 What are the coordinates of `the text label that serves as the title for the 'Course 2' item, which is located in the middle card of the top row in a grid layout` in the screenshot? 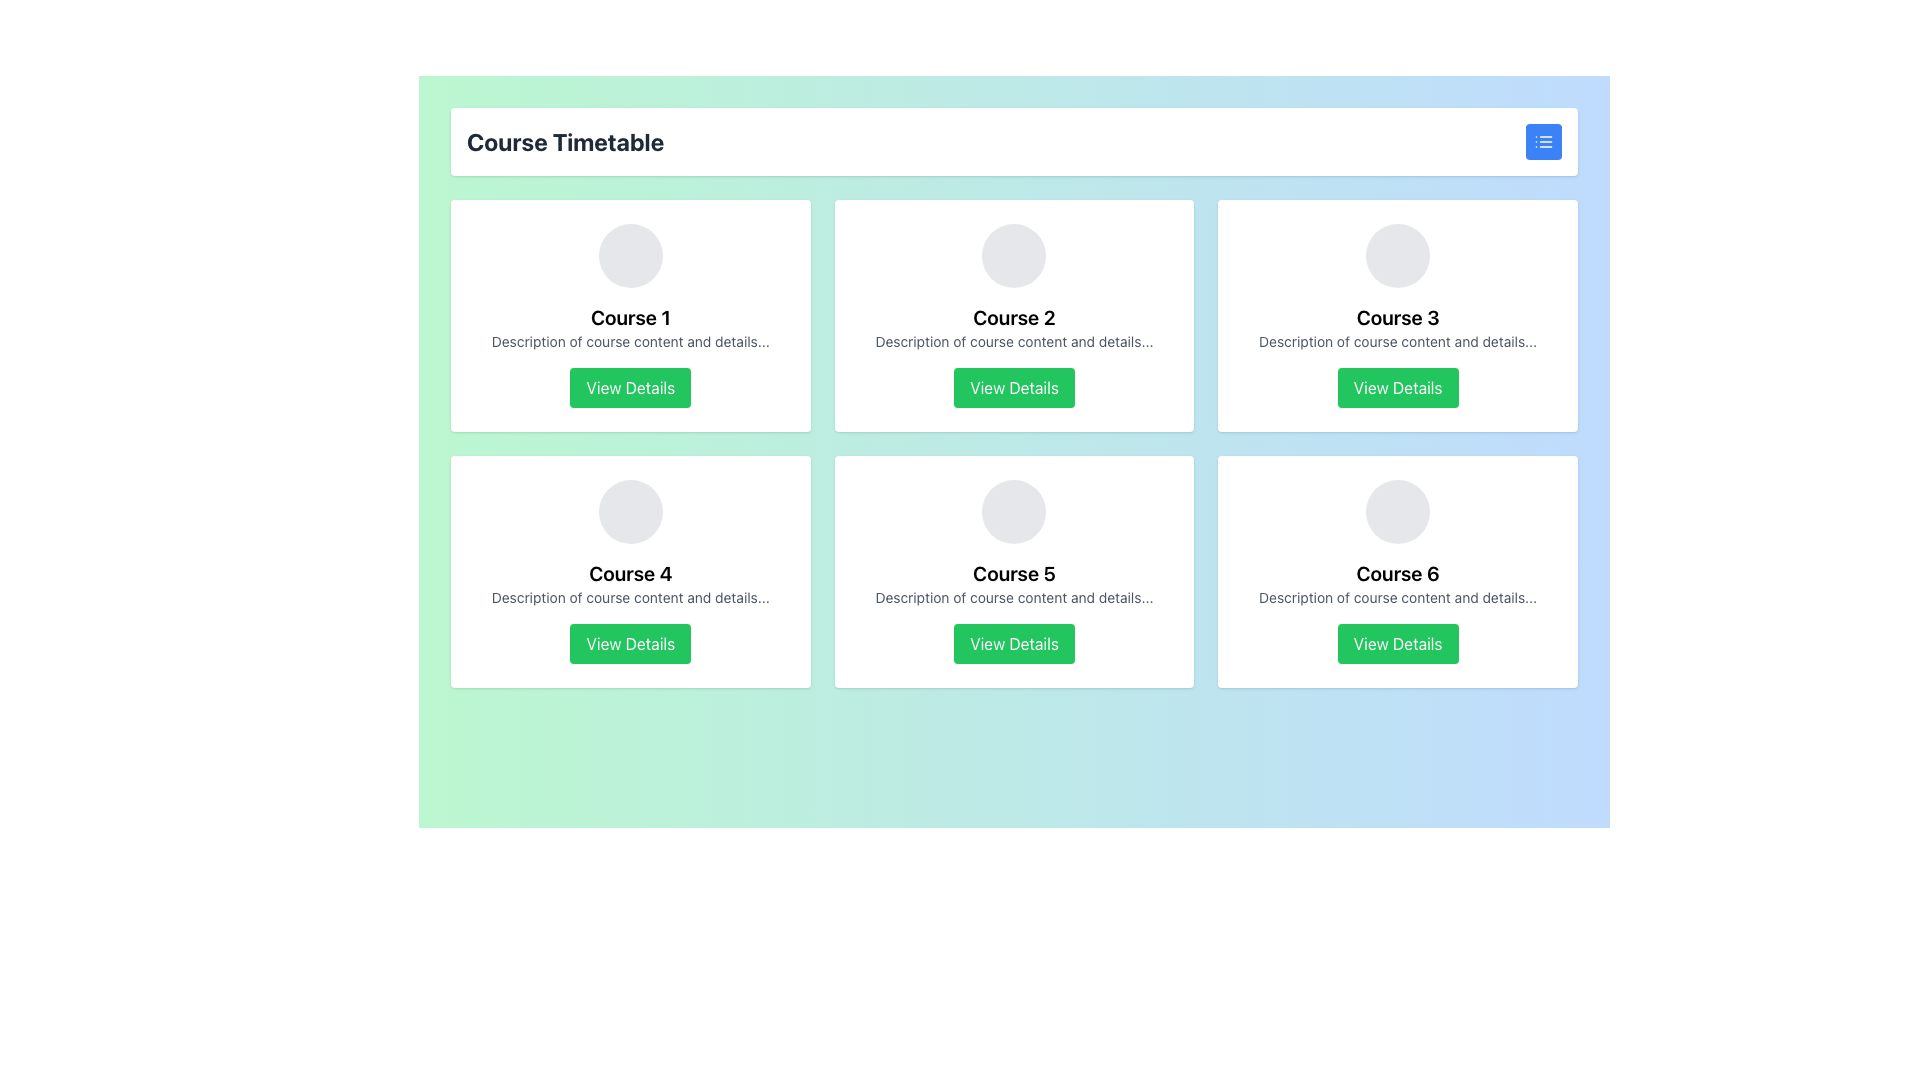 It's located at (1014, 316).